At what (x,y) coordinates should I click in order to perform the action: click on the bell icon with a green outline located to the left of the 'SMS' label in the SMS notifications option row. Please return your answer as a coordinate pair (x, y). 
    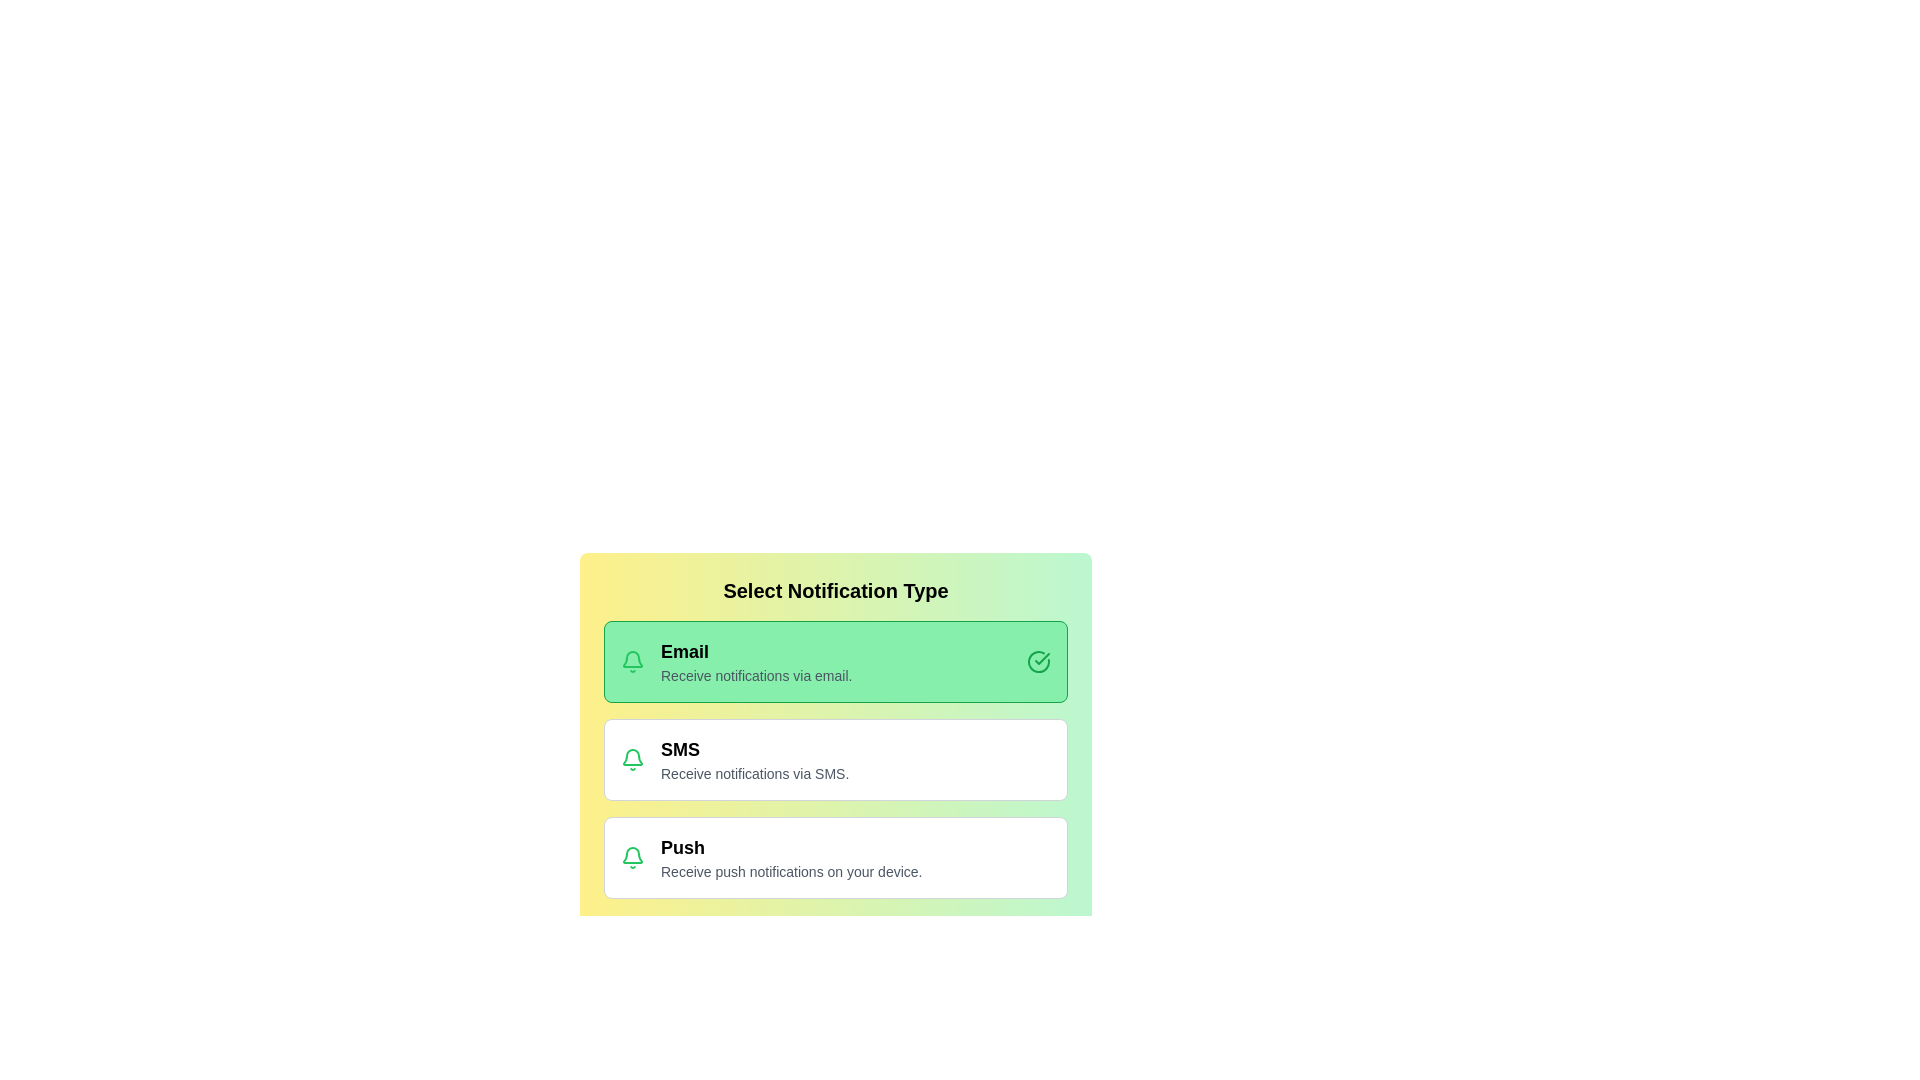
    Looking at the image, I should click on (632, 759).